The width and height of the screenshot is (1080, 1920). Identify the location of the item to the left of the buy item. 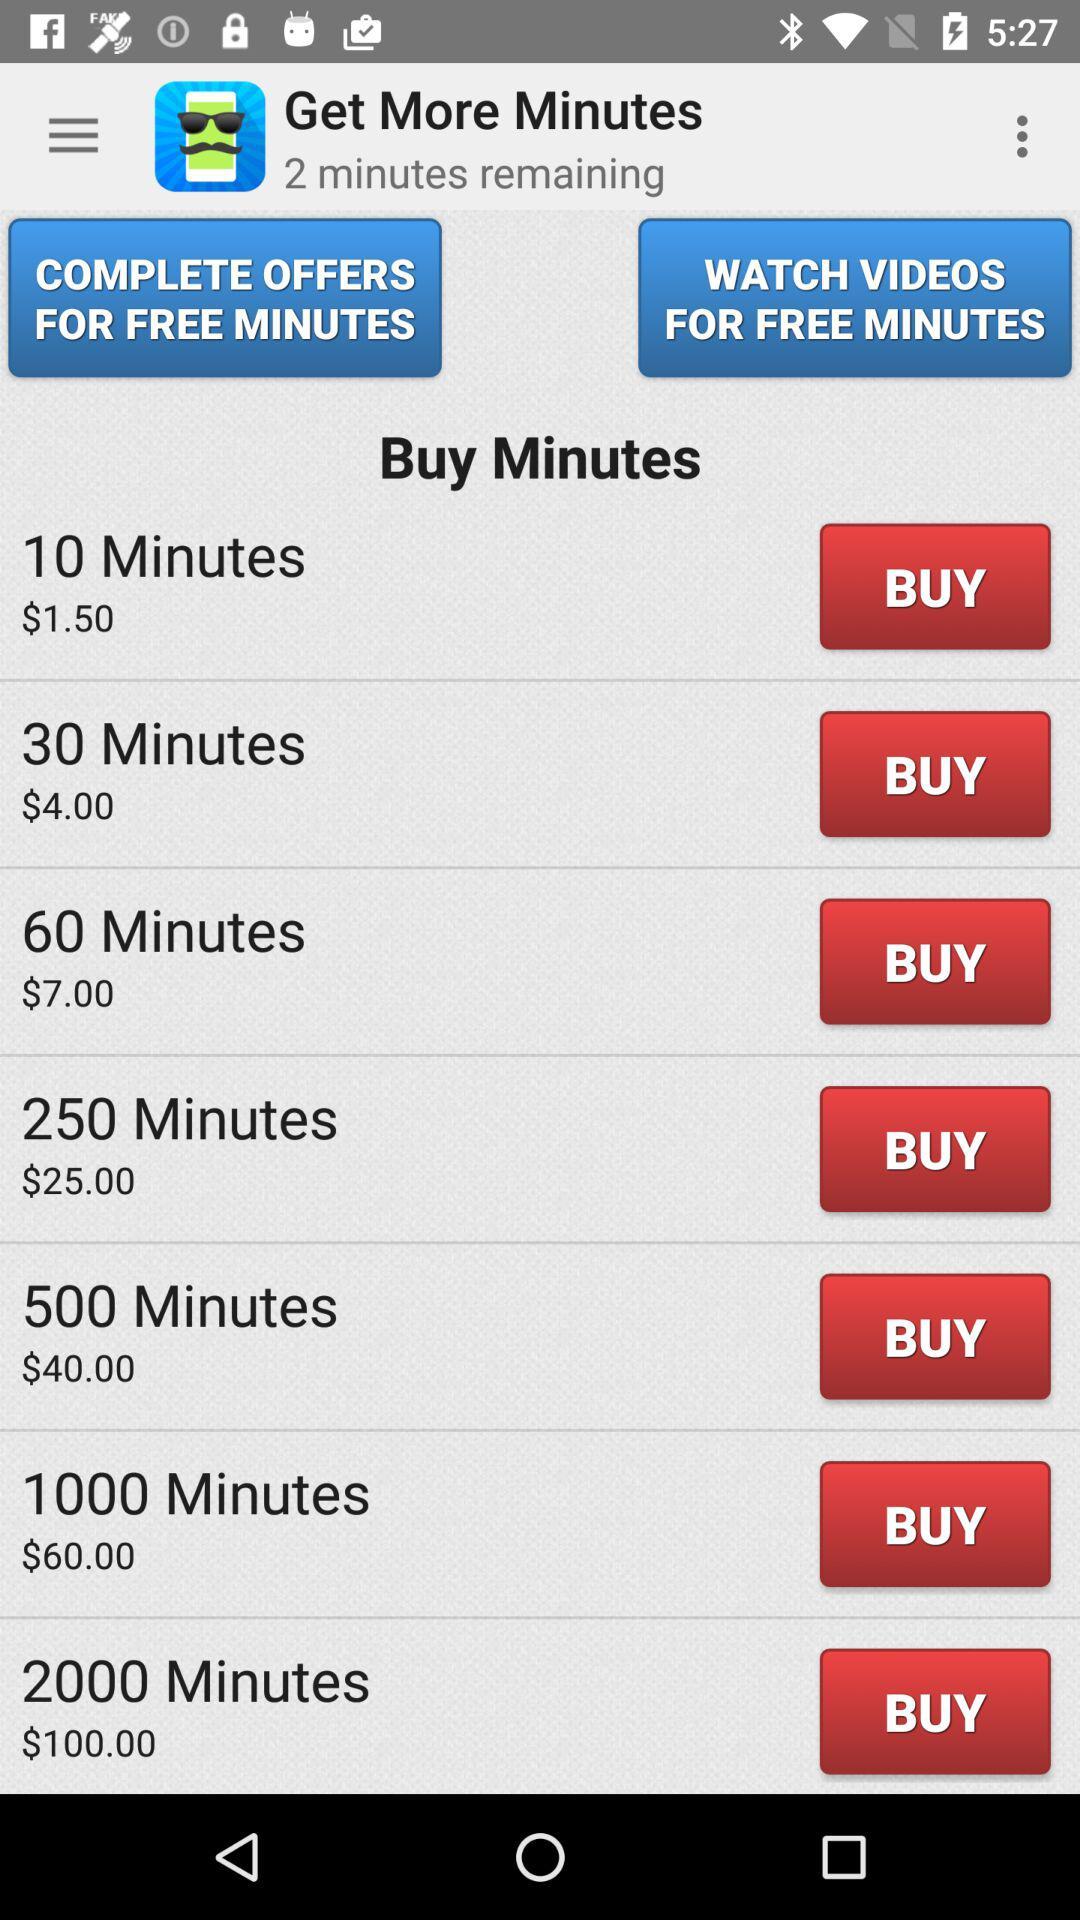
(180, 1303).